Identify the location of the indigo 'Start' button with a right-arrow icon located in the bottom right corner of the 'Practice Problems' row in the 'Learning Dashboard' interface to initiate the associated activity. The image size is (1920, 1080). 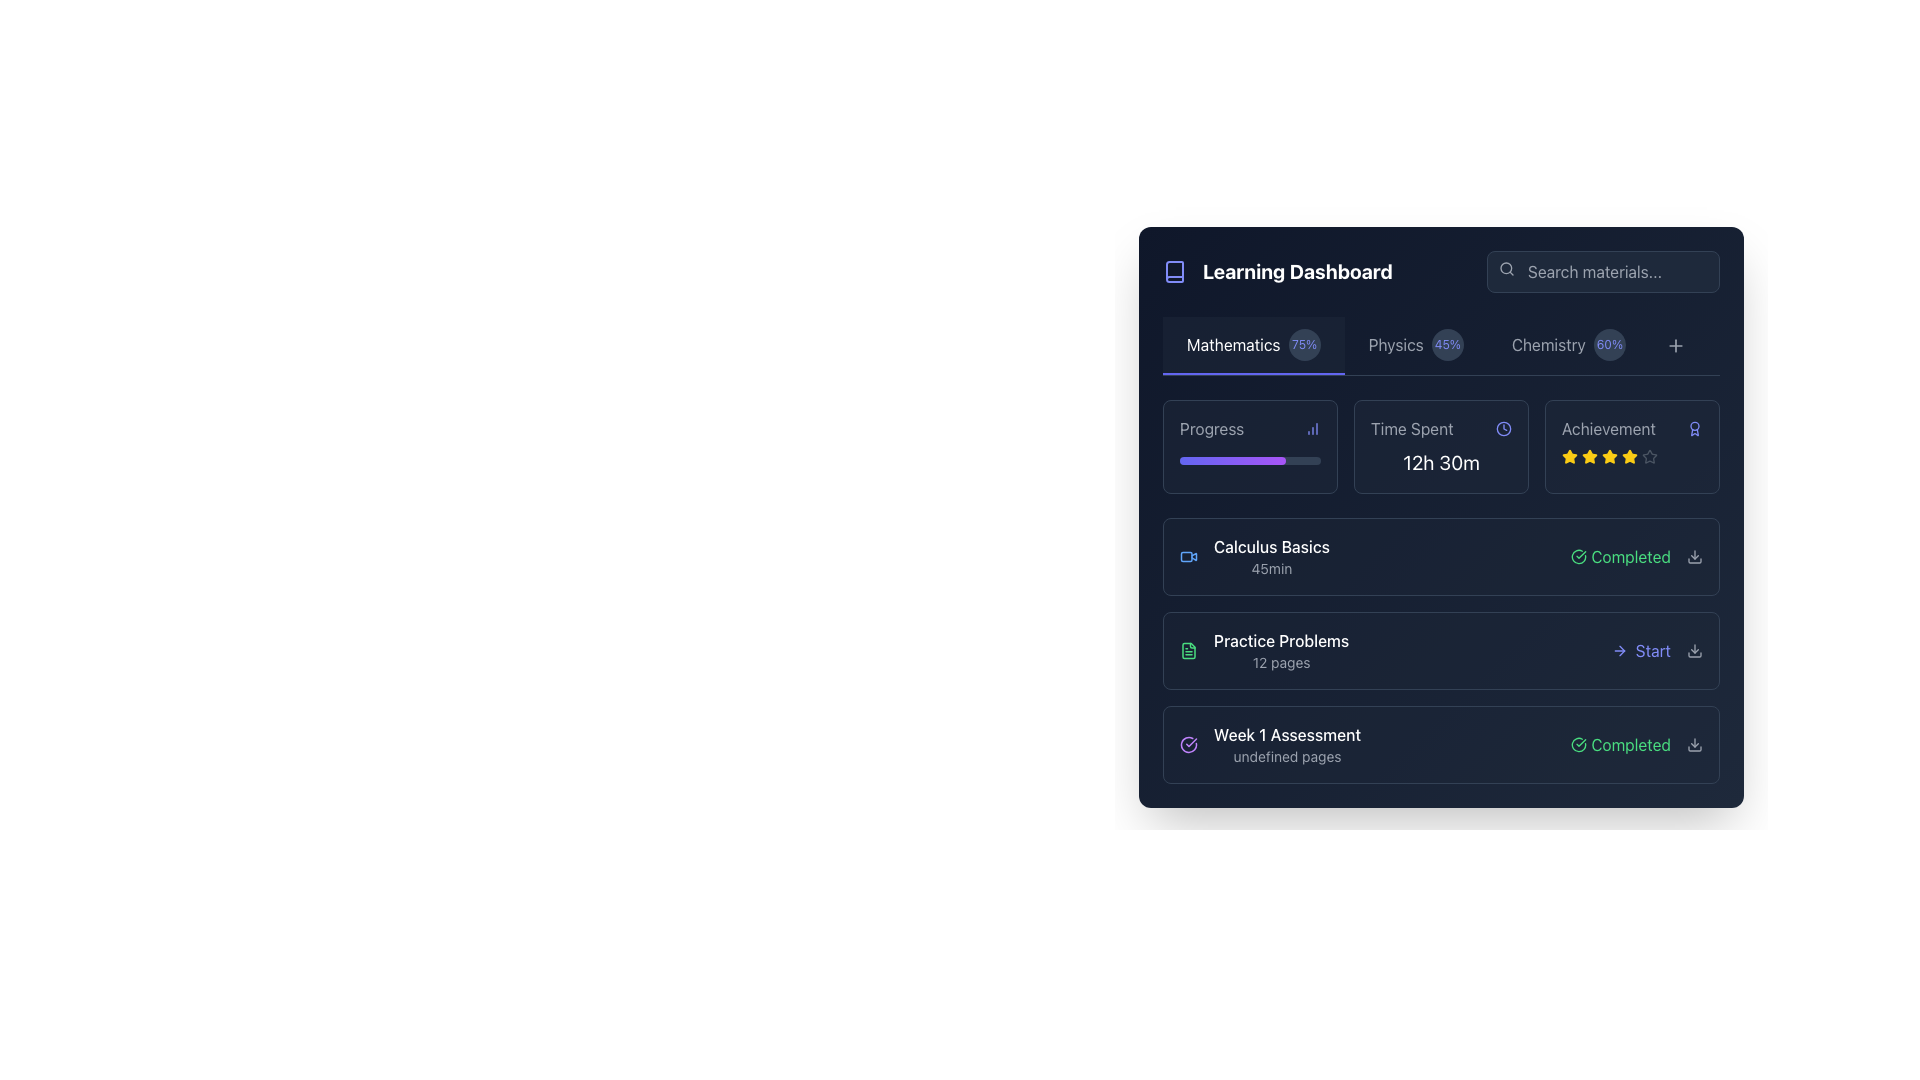
(1641, 651).